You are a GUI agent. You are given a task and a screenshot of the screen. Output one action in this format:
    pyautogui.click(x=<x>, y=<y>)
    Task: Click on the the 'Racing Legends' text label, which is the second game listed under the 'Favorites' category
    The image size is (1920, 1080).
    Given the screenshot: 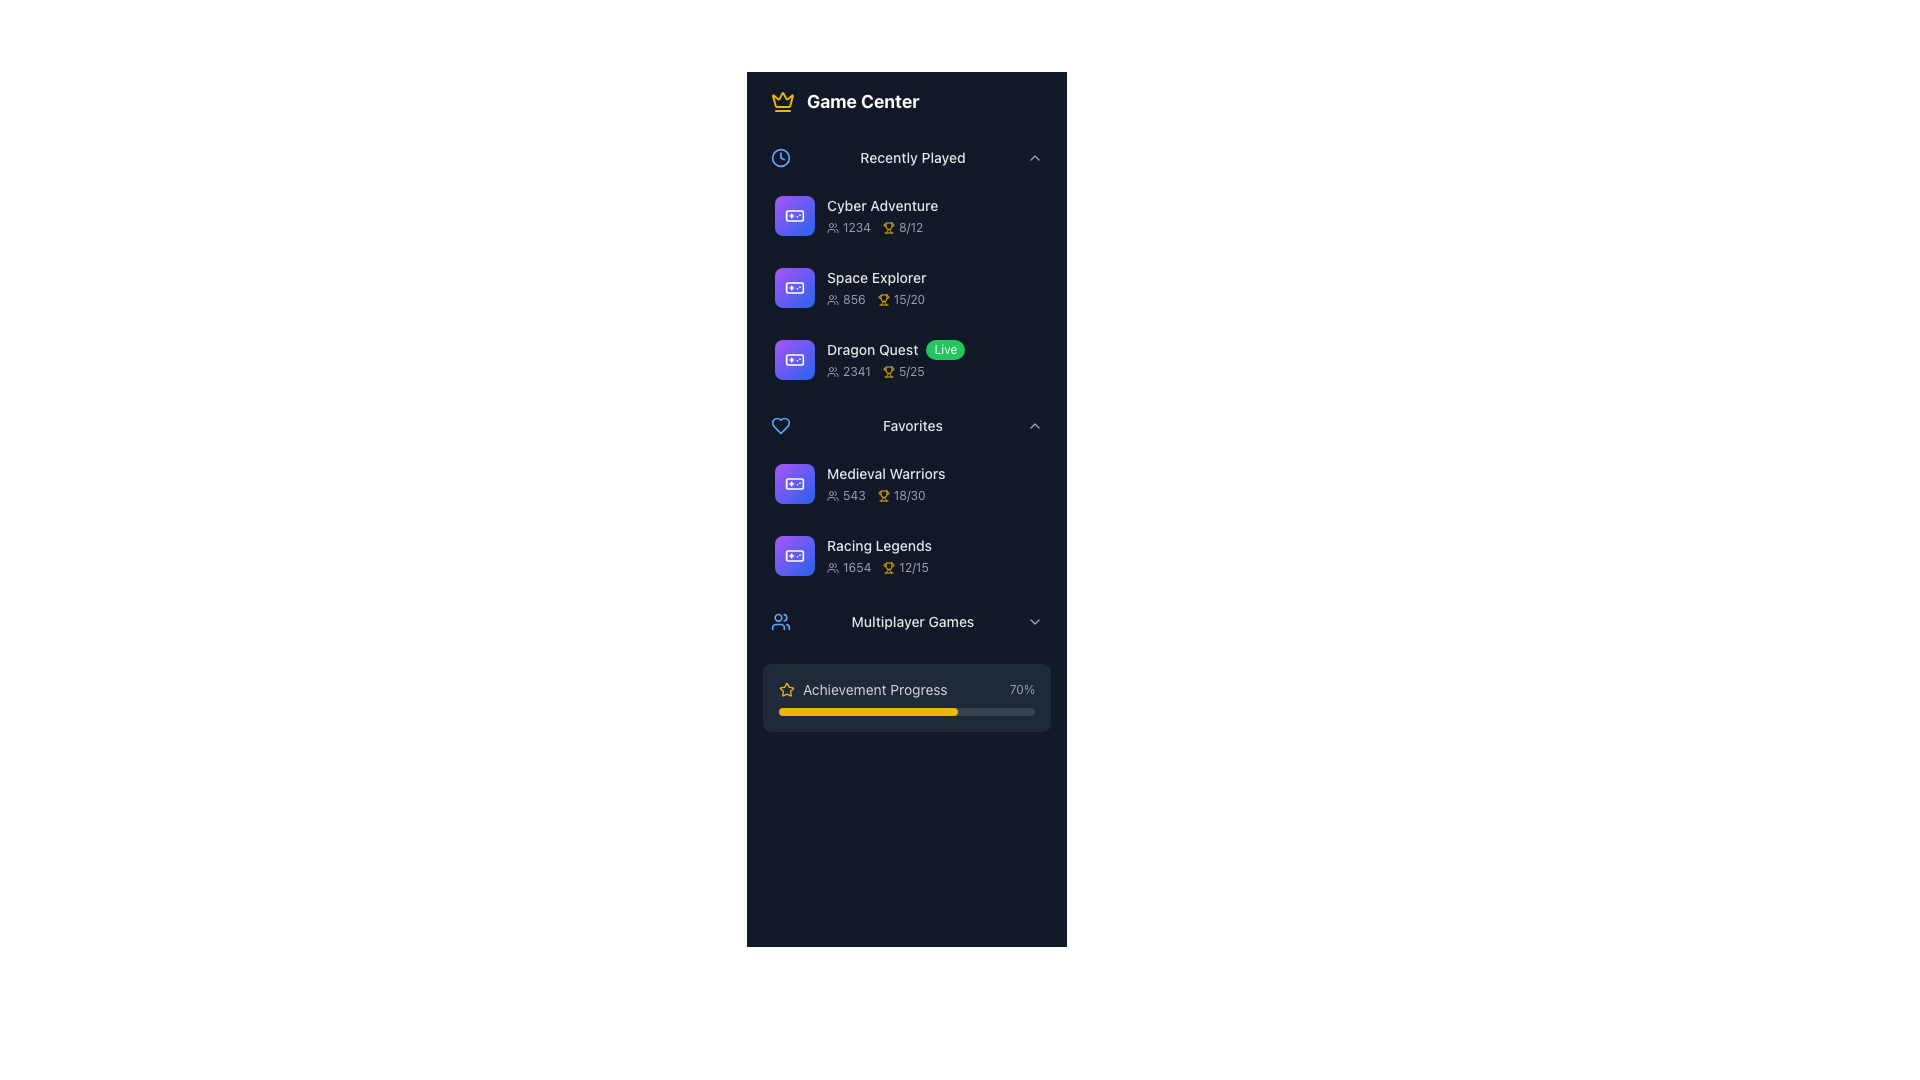 What is the action you would take?
    pyautogui.click(x=879, y=546)
    